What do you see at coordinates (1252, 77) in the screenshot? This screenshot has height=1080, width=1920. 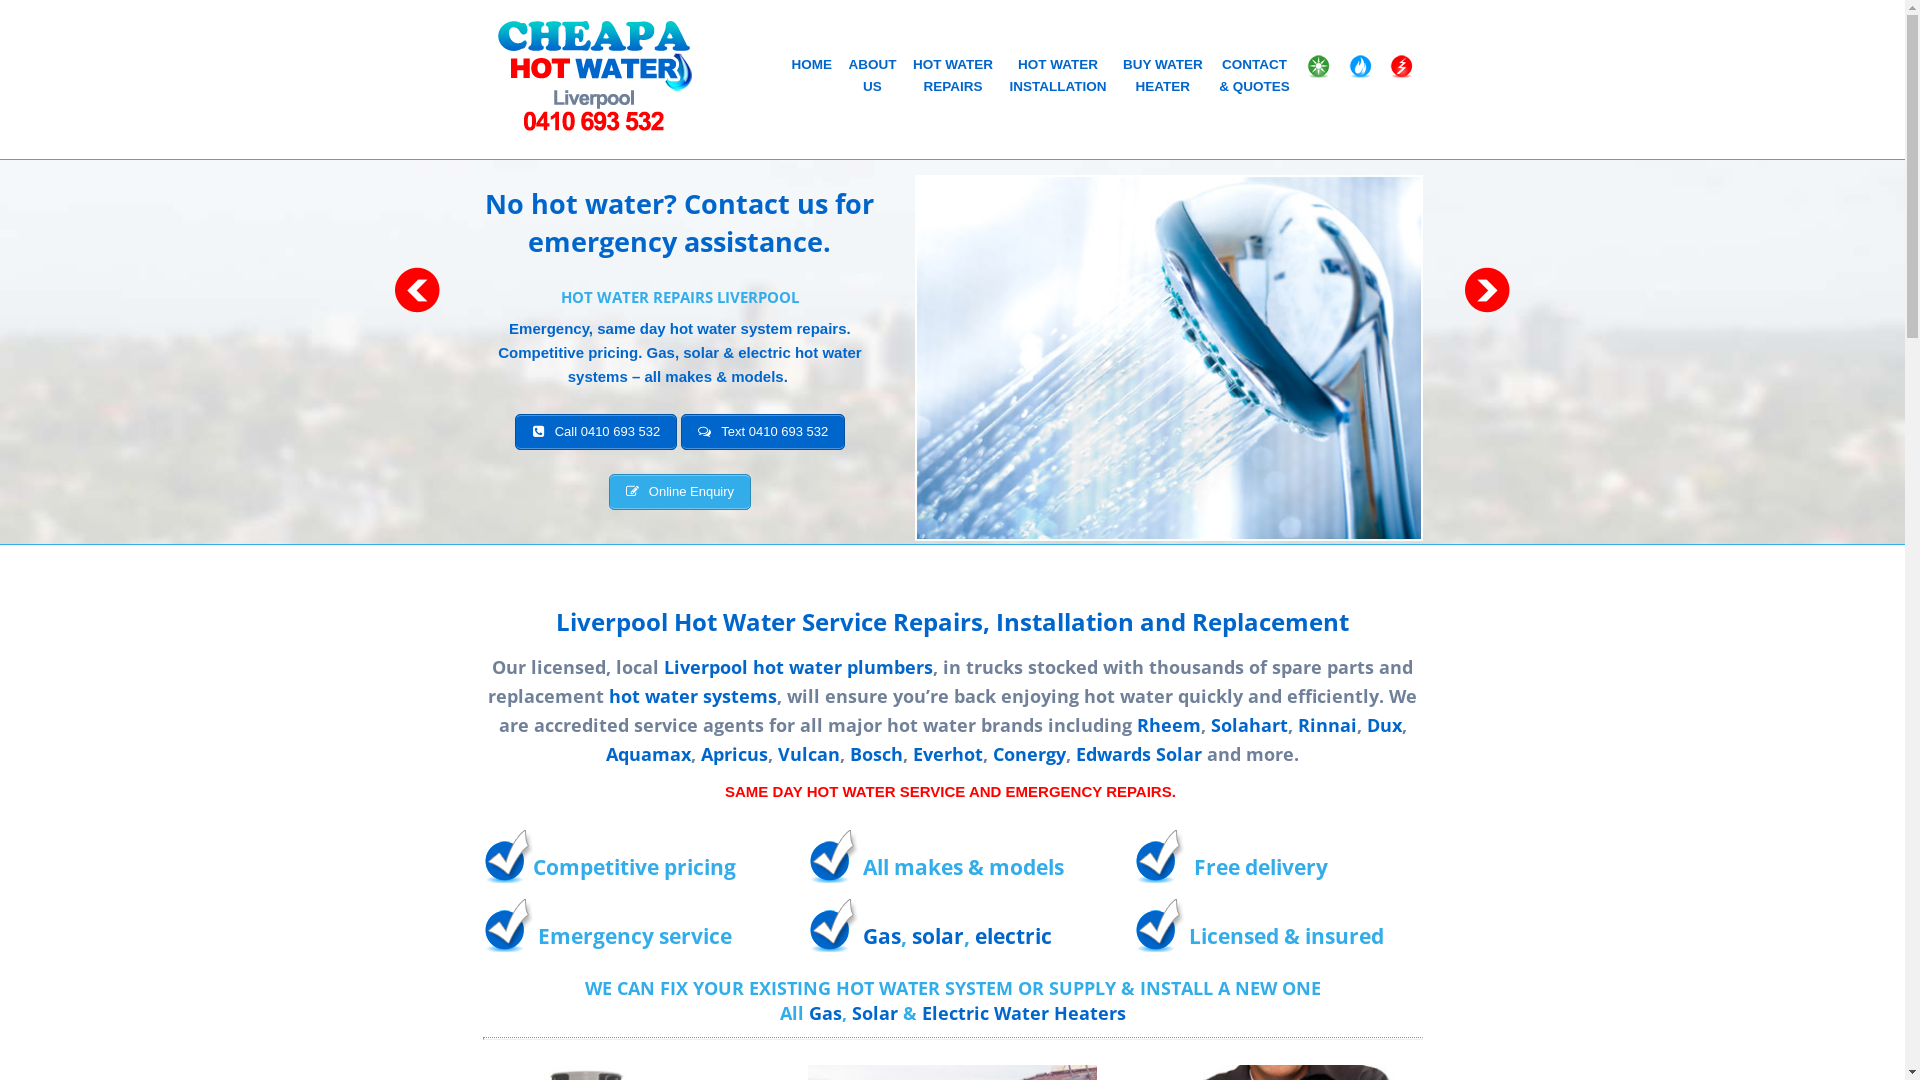 I see `'CONTACT` at bounding box center [1252, 77].